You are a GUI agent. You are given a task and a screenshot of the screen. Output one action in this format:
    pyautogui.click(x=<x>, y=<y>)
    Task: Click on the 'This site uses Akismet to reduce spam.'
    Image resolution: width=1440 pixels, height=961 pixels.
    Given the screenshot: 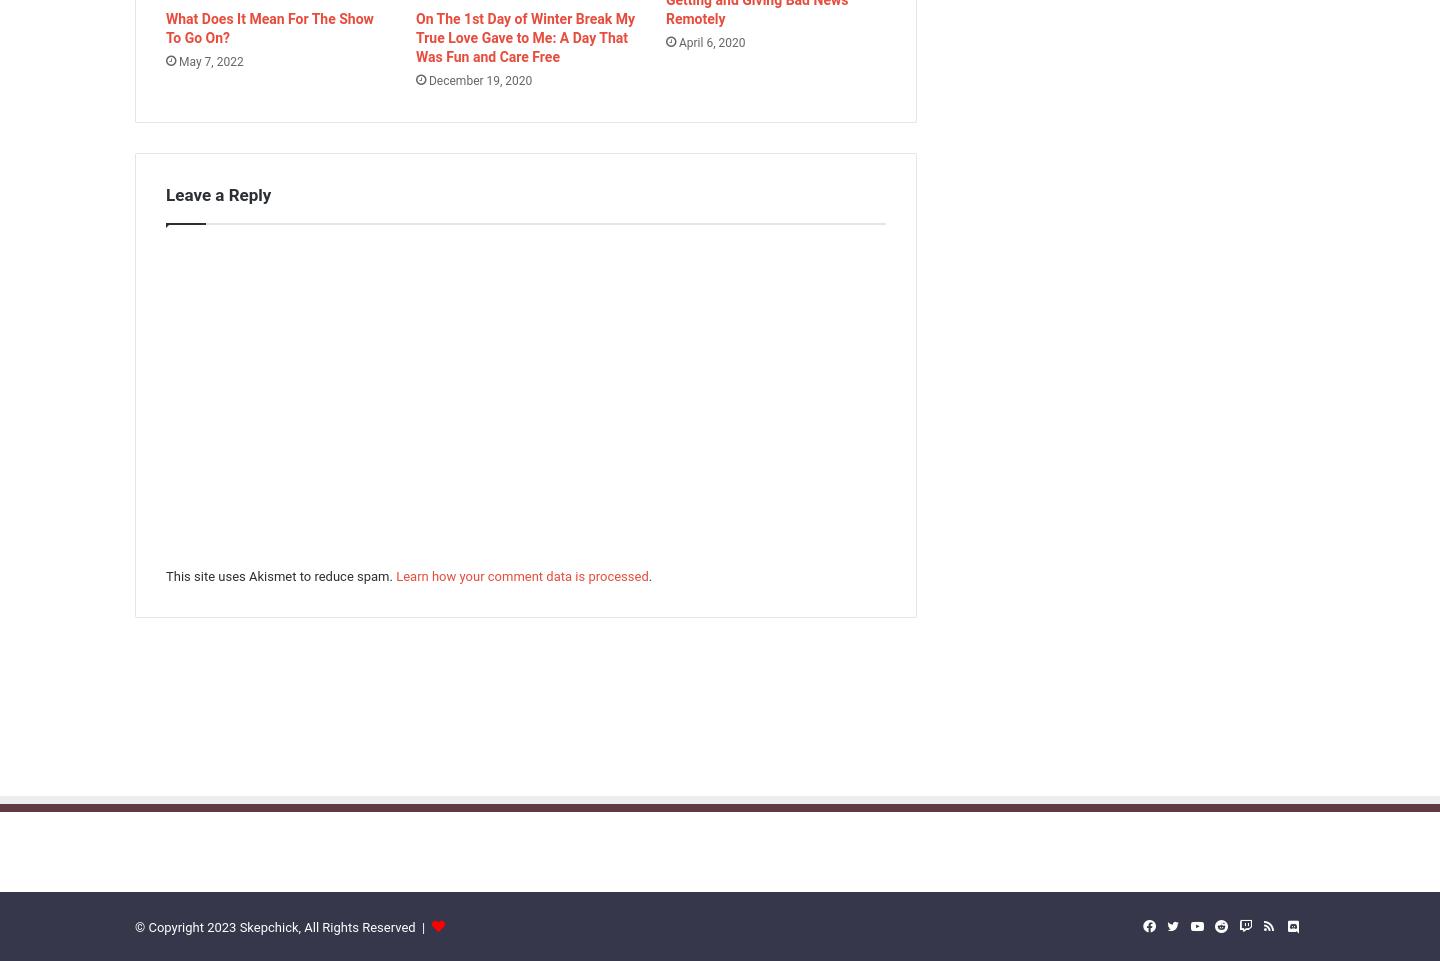 What is the action you would take?
    pyautogui.click(x=165, y=575)
    